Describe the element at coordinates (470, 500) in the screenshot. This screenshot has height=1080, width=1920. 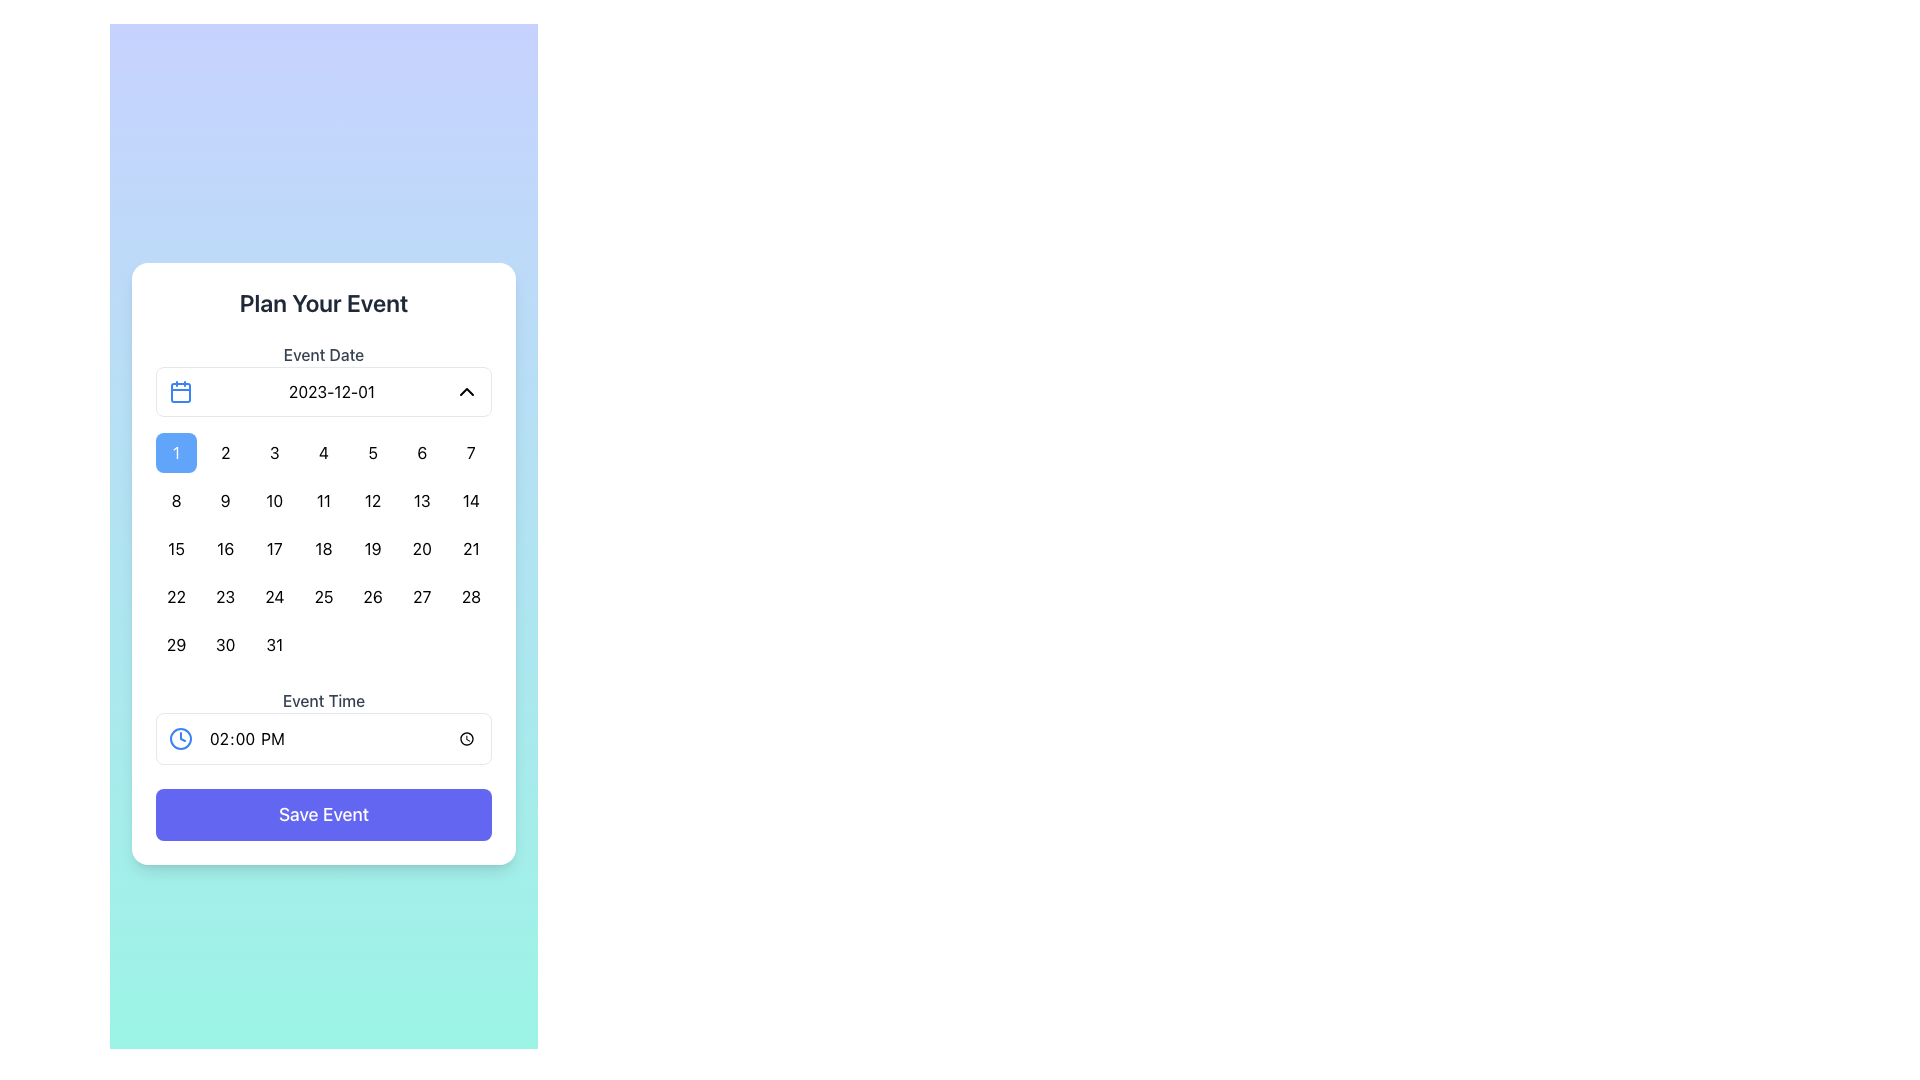
I see `the calendar button` at that location.